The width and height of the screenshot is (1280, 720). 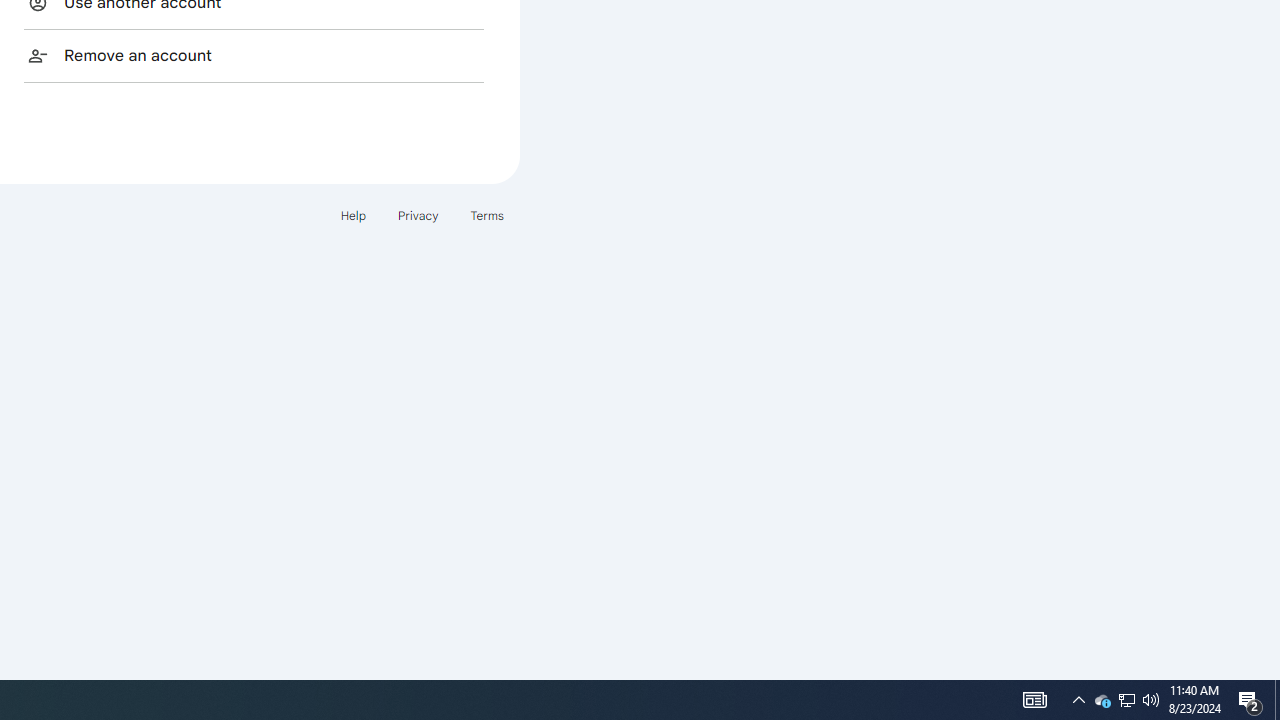 I want to click on 'Privacy', so click(x=416, y=215).